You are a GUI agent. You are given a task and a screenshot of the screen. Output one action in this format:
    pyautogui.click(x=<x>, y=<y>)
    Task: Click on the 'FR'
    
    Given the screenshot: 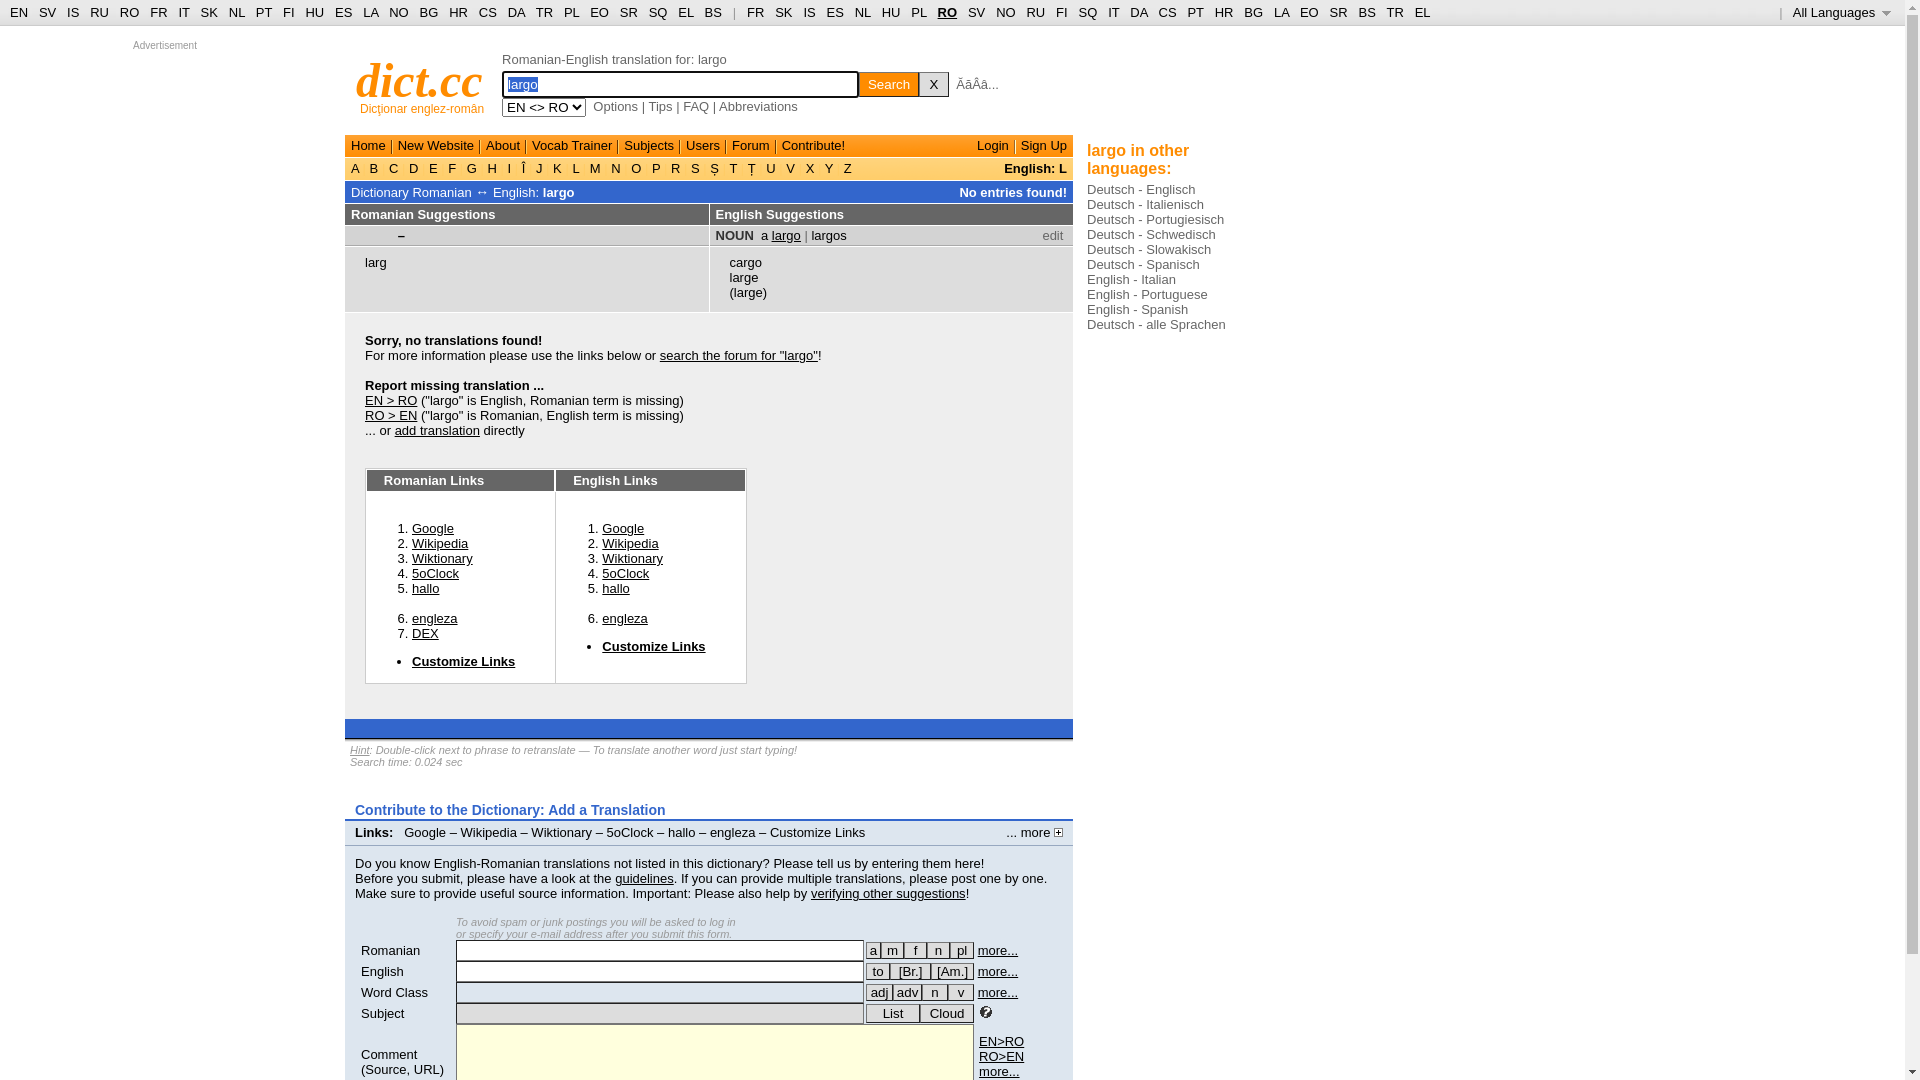 What is the action you would take?
    pyautogui.click(x=754, y=12)
    